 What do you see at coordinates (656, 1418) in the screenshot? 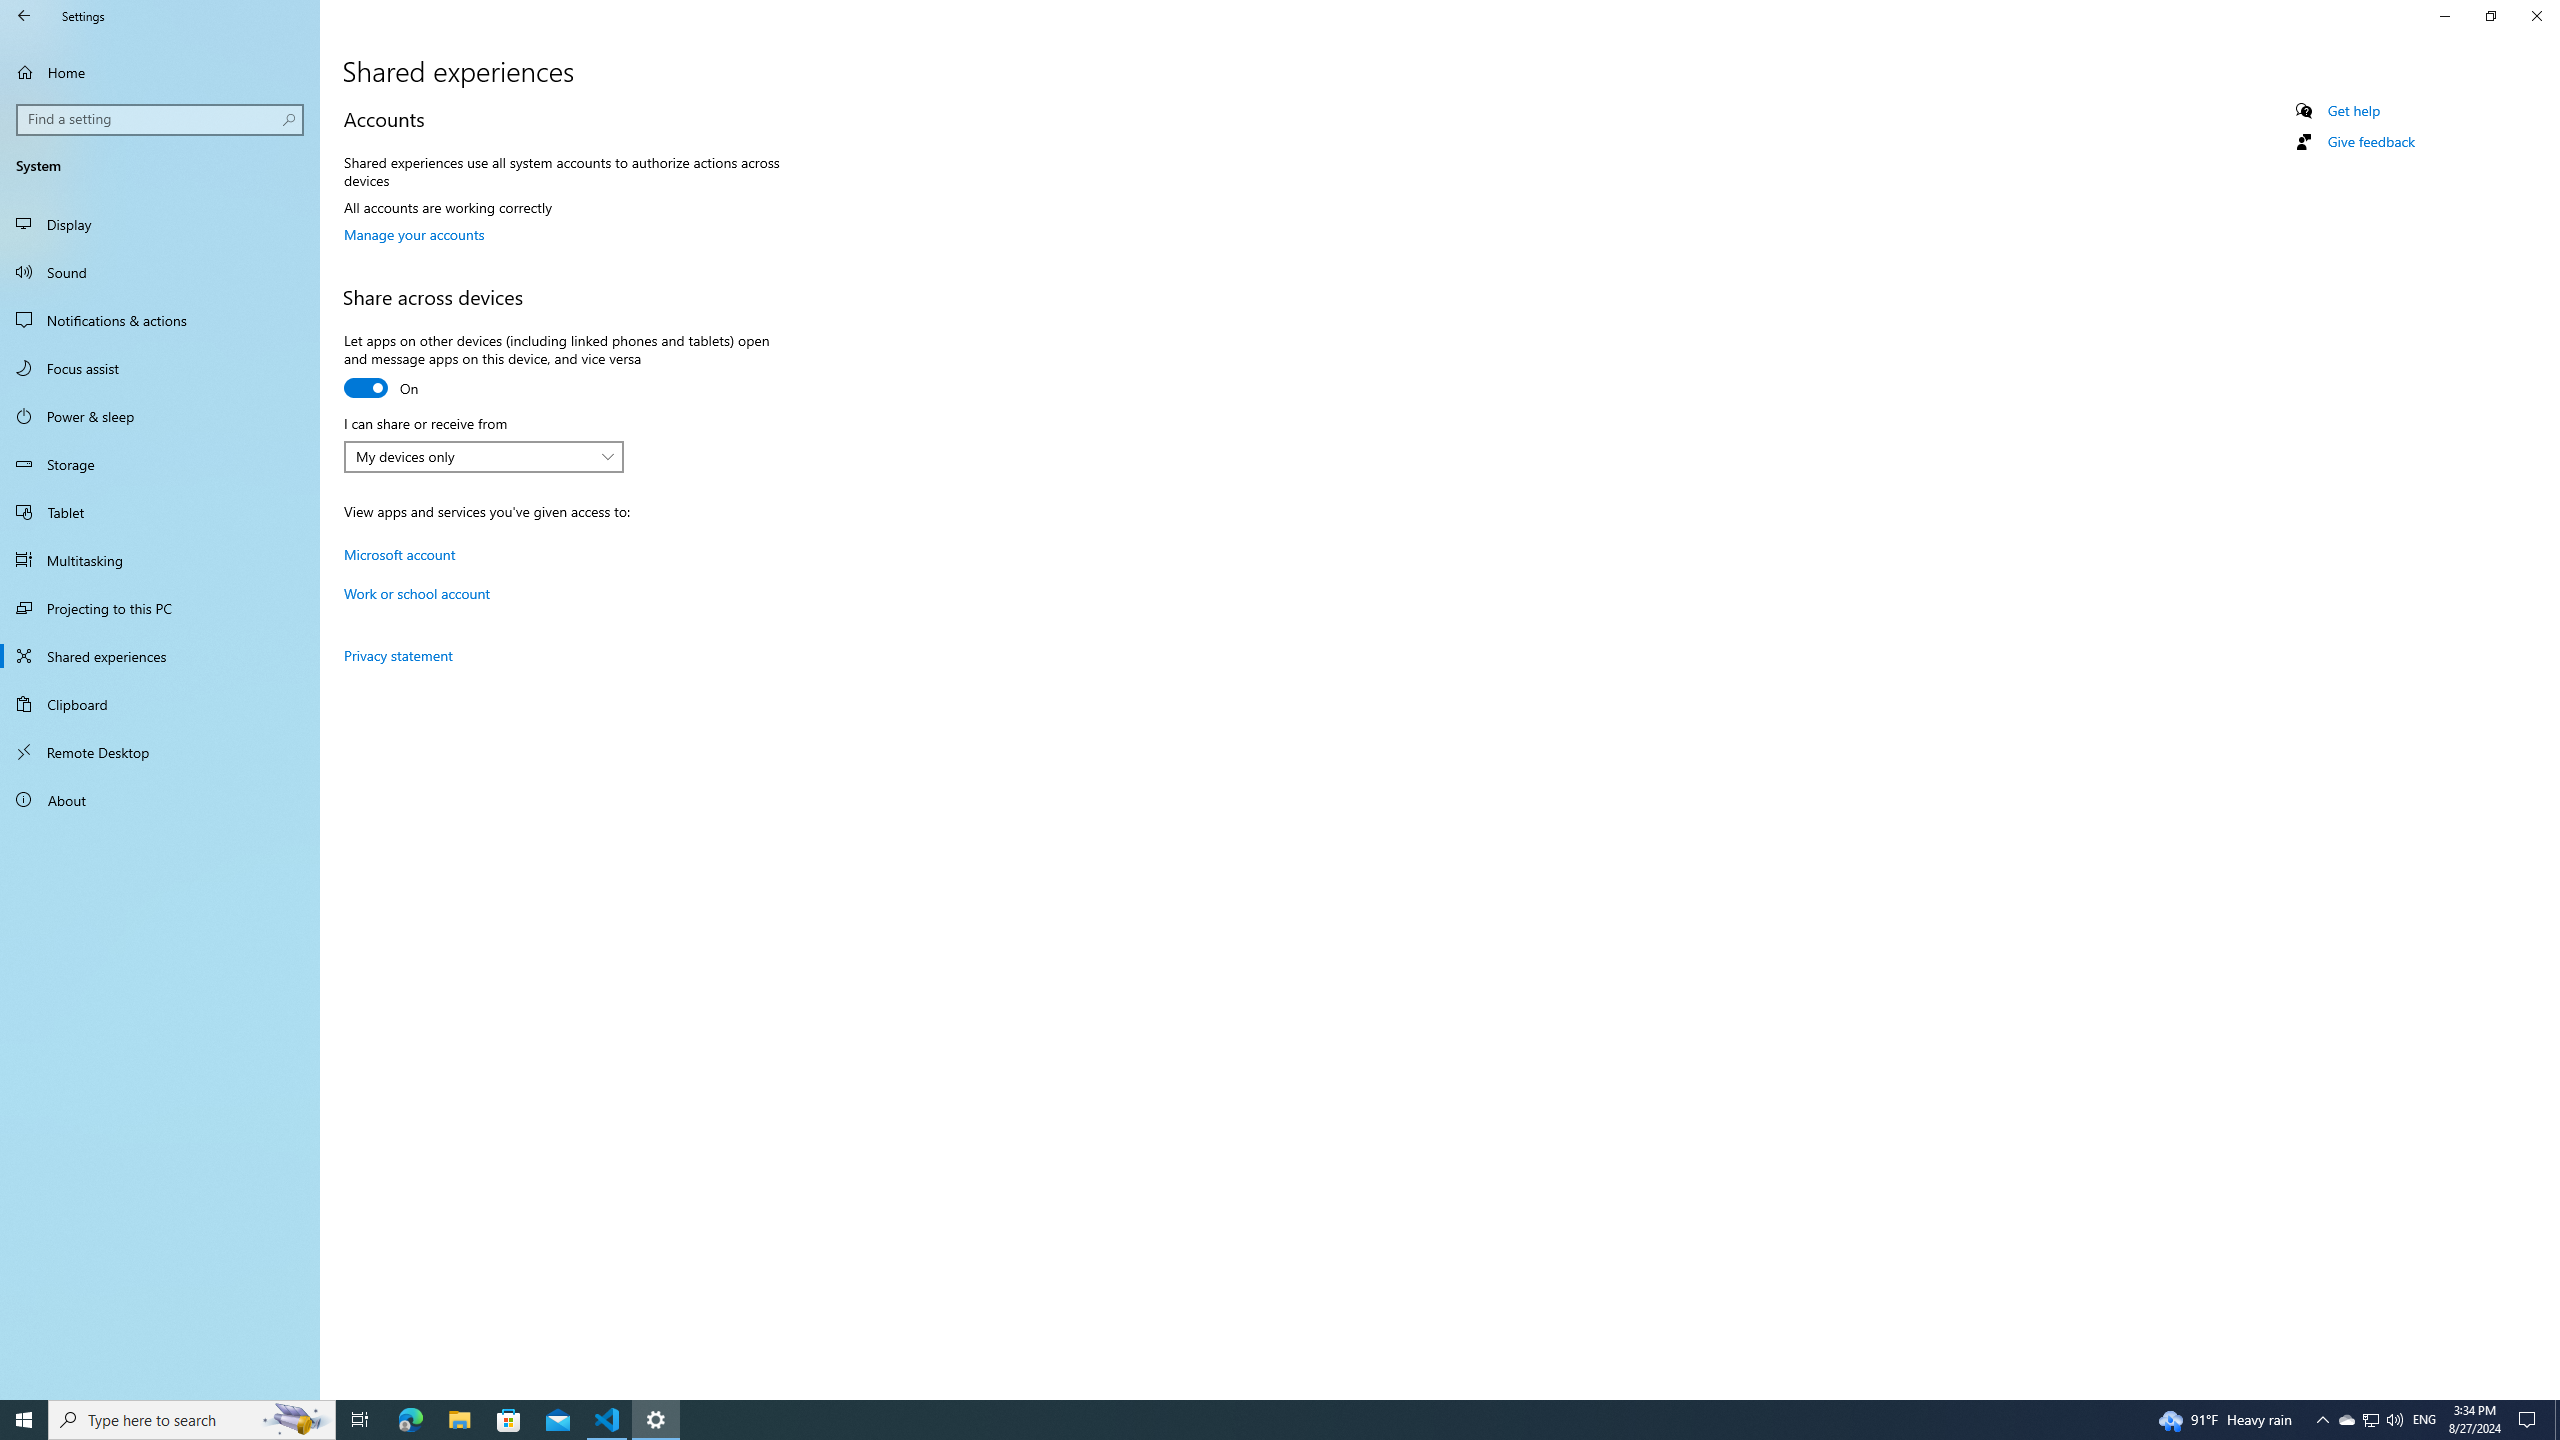
I see `'Settings - 1 running window'` at bounding box center [656, 1418].